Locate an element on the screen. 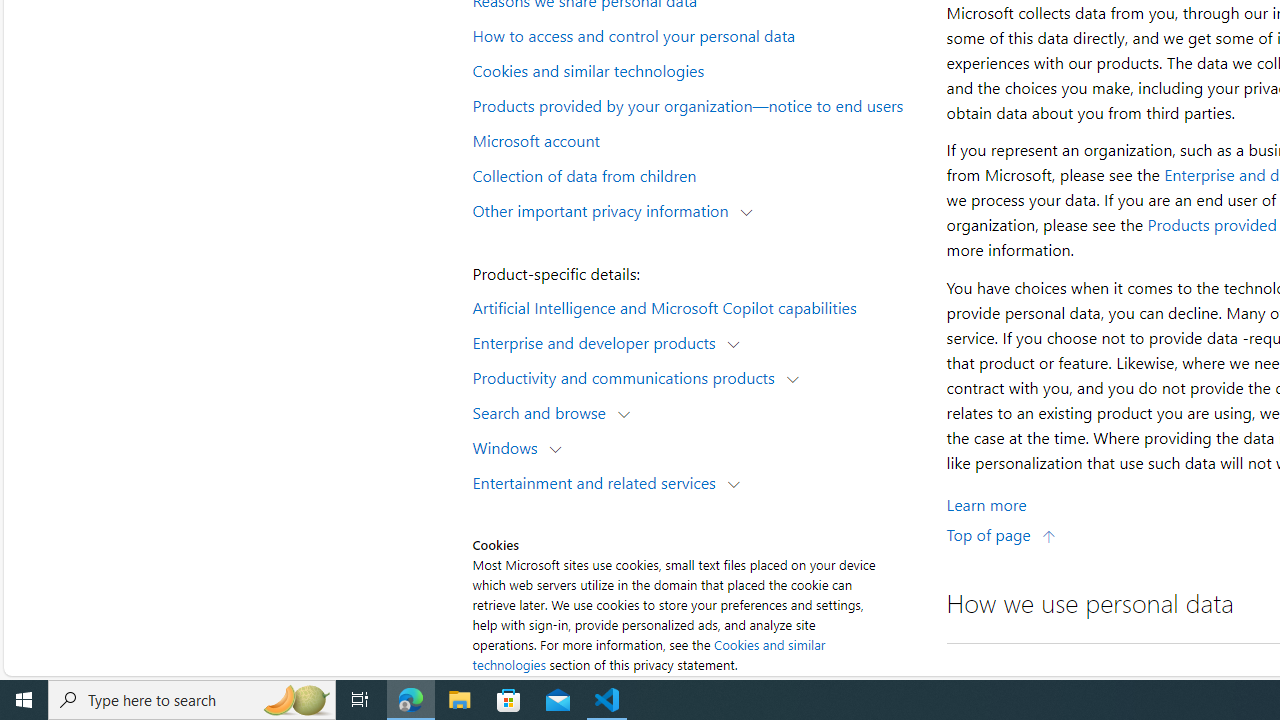 The height and width of the screenshot is (720, 1280). 'Productivity and communications products' is located at coordinates (627, 376).